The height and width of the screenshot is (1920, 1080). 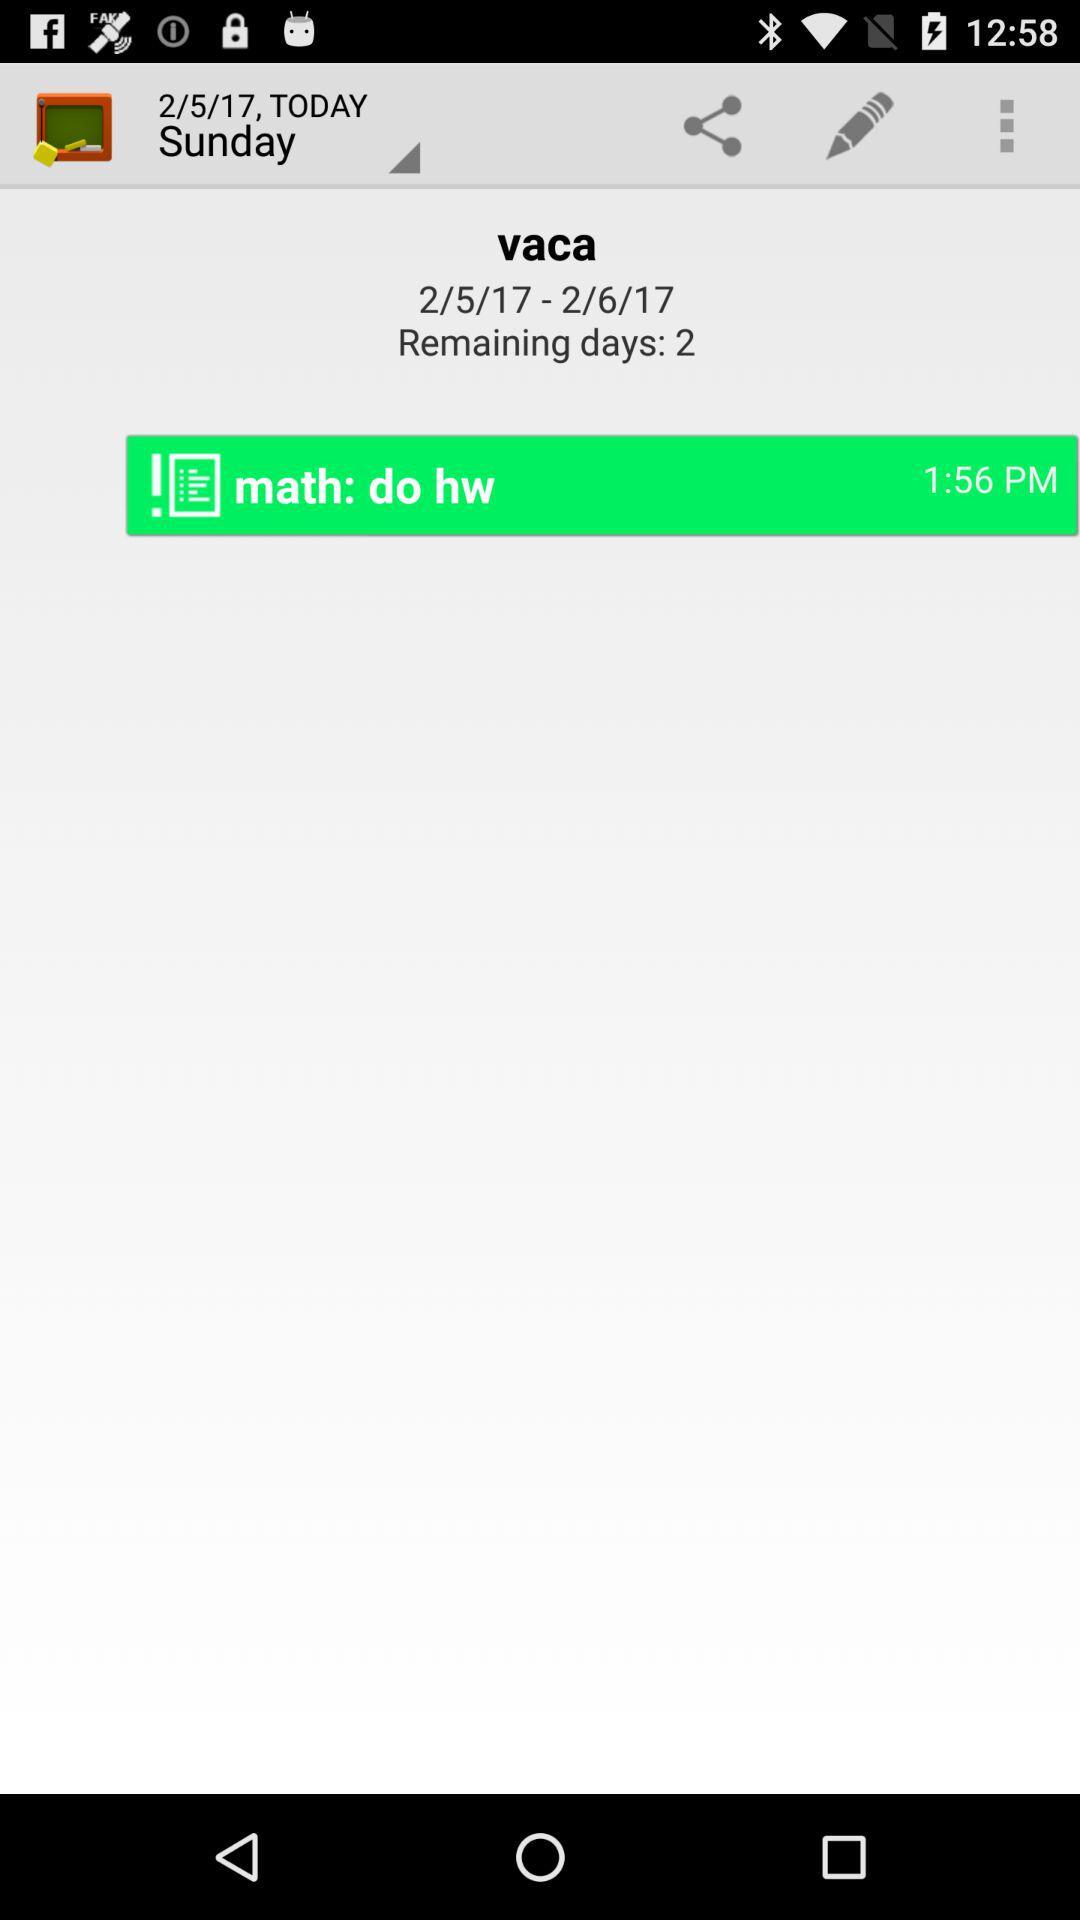 I want to click on the green color icon on the top left corner, so click(x=73, y=124).